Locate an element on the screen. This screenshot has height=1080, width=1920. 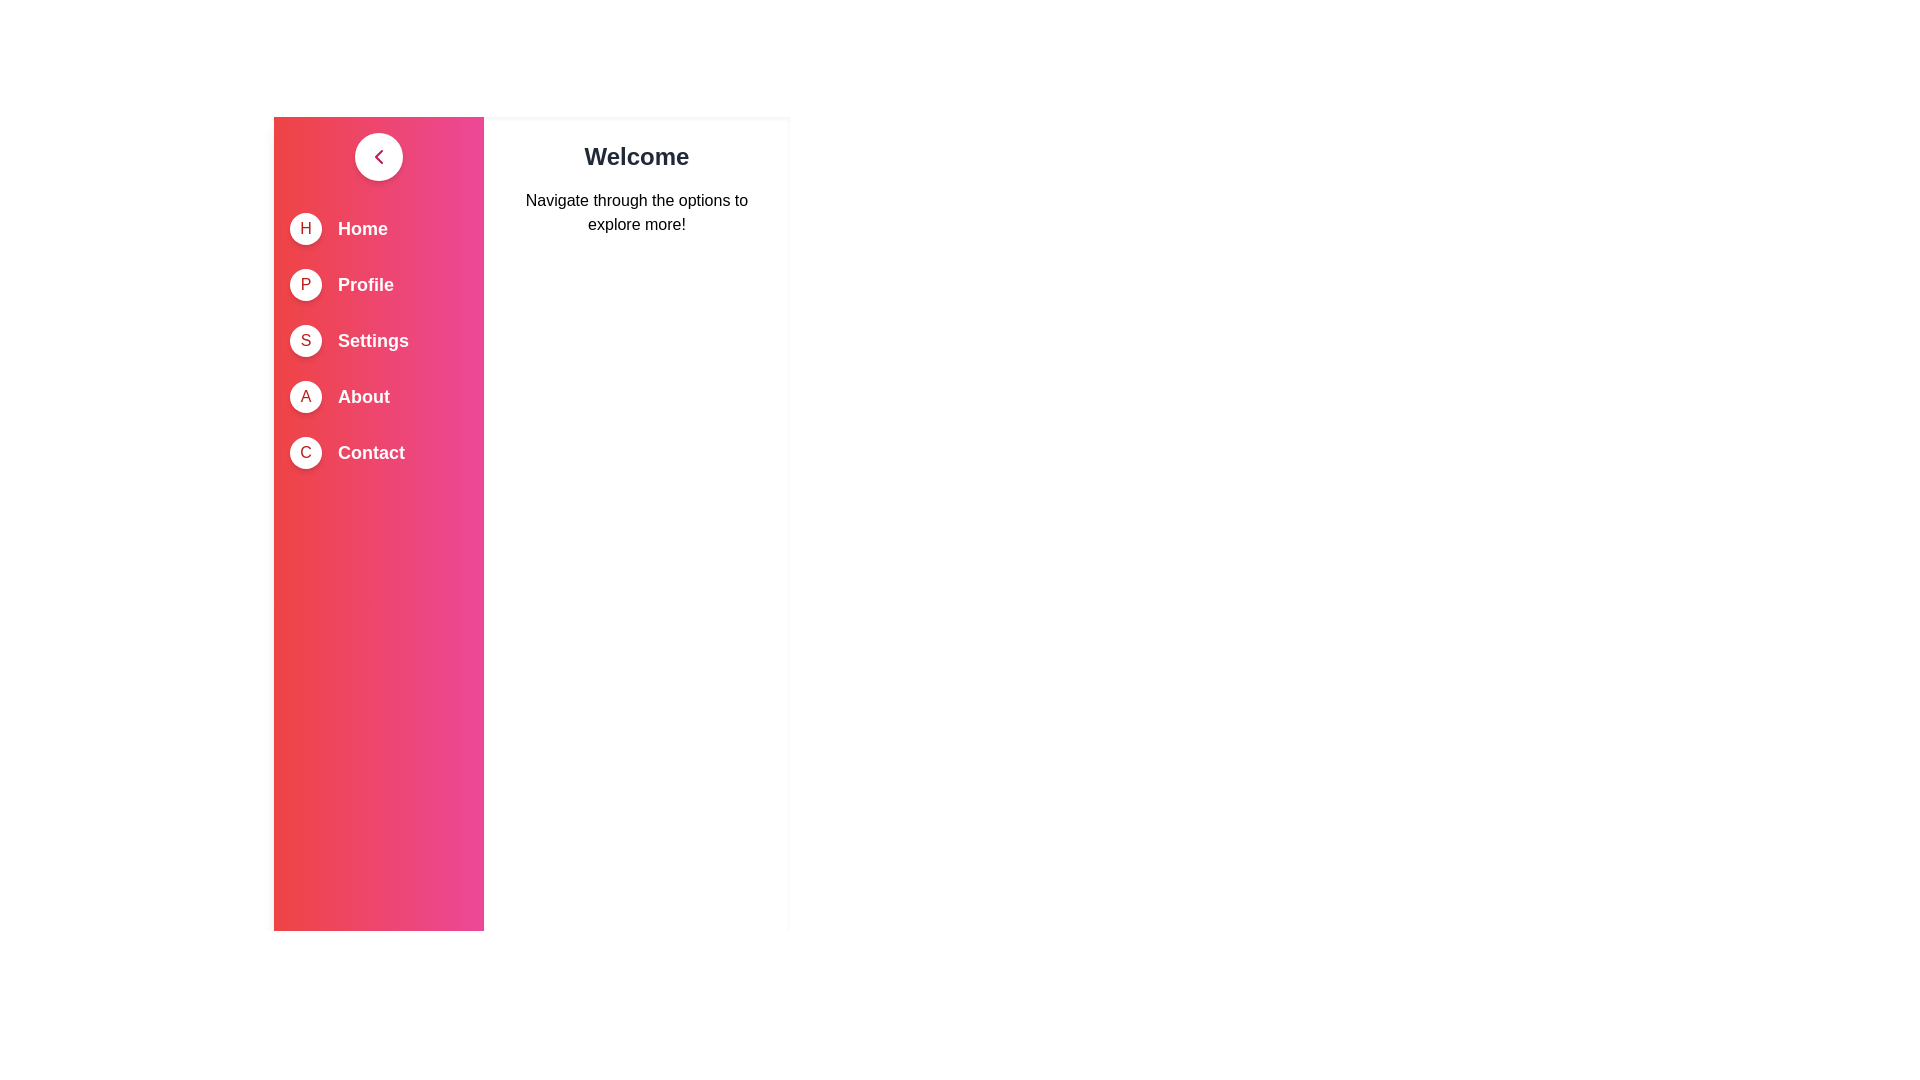
toggle button to change the drawer's state is located at coordinates (379, 156).